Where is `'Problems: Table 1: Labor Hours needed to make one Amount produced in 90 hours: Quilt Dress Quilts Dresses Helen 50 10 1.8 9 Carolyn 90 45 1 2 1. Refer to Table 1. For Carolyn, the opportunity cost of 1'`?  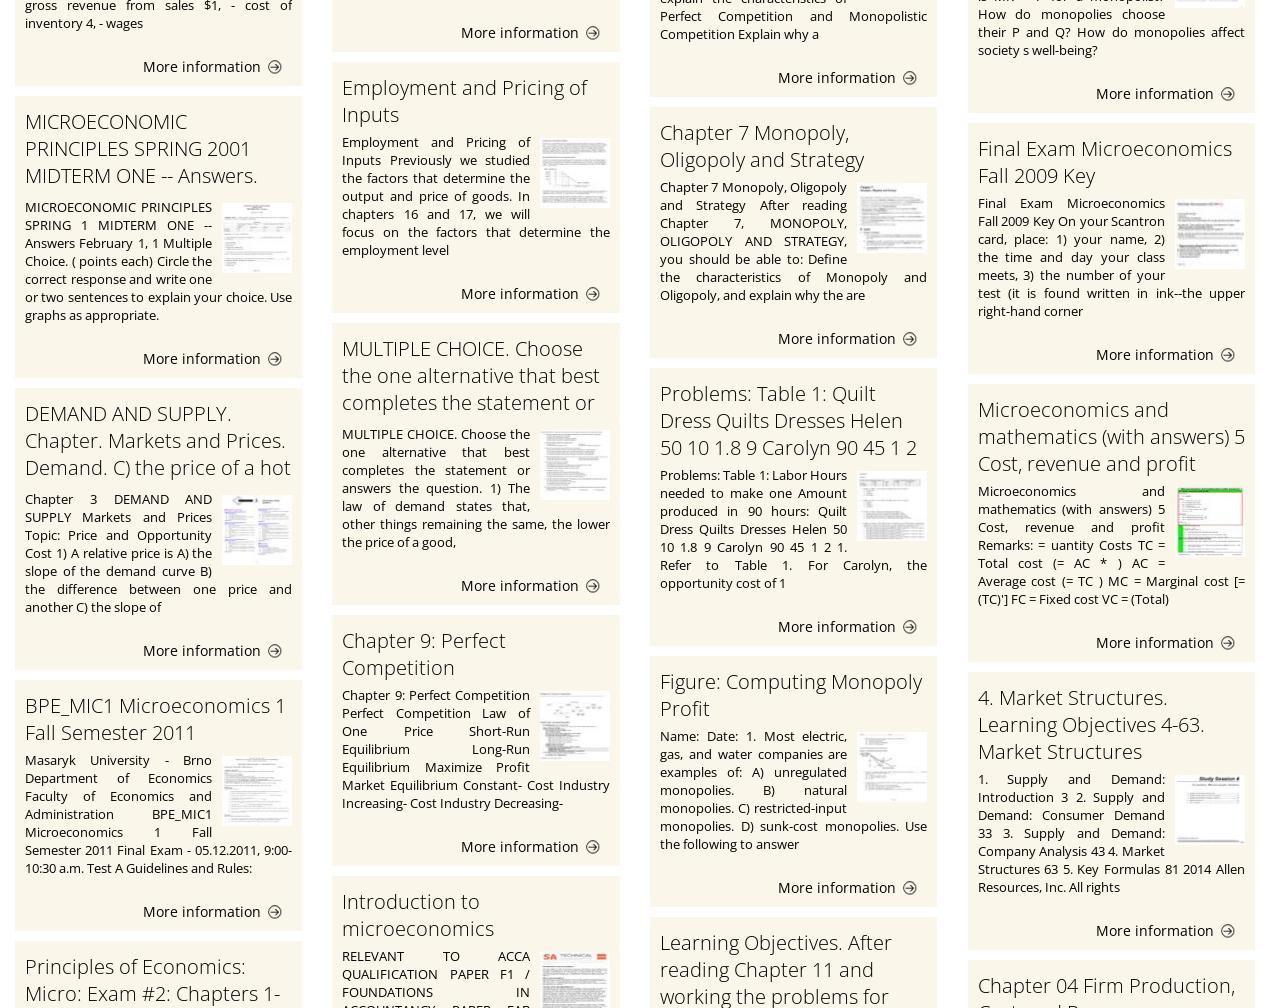
'Problems: Table 1: Labor Hours needed to make one Amount produced in 90 hours: Quilt Dress Quilts Dresses Helen 50 10 1.8 9 Carolyn 90 45 1 2 1. Refer to Table 1. For Carolyn, the opportunity cost of 1' is located at coordinates (791, 528).